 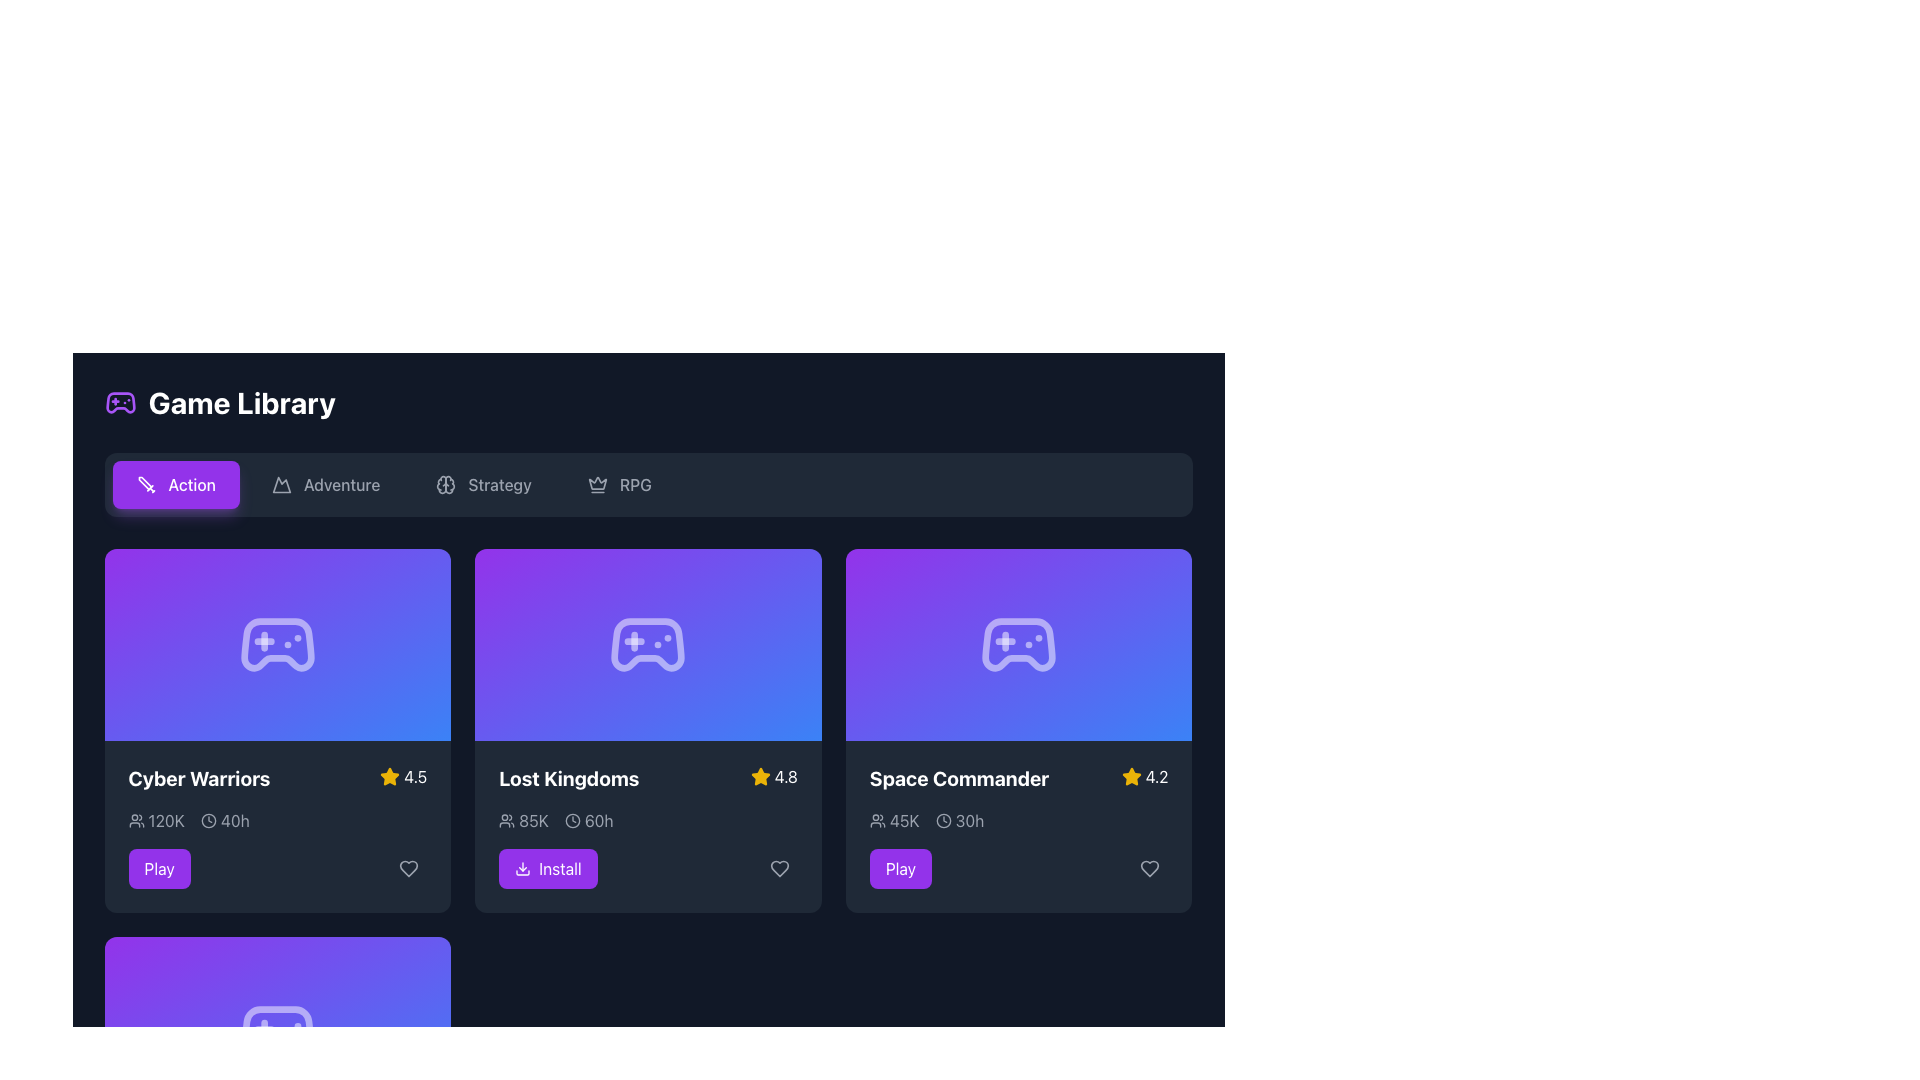 What do you see at coordinates (523, 821) in the screenshot?
I see `text '85K' displayed in gray color, which is accompanied by an icon of a group of people, located beneath the title 'Lost Kingdoms' and to the left of the '60h' text` at bounding box center [523, 821].